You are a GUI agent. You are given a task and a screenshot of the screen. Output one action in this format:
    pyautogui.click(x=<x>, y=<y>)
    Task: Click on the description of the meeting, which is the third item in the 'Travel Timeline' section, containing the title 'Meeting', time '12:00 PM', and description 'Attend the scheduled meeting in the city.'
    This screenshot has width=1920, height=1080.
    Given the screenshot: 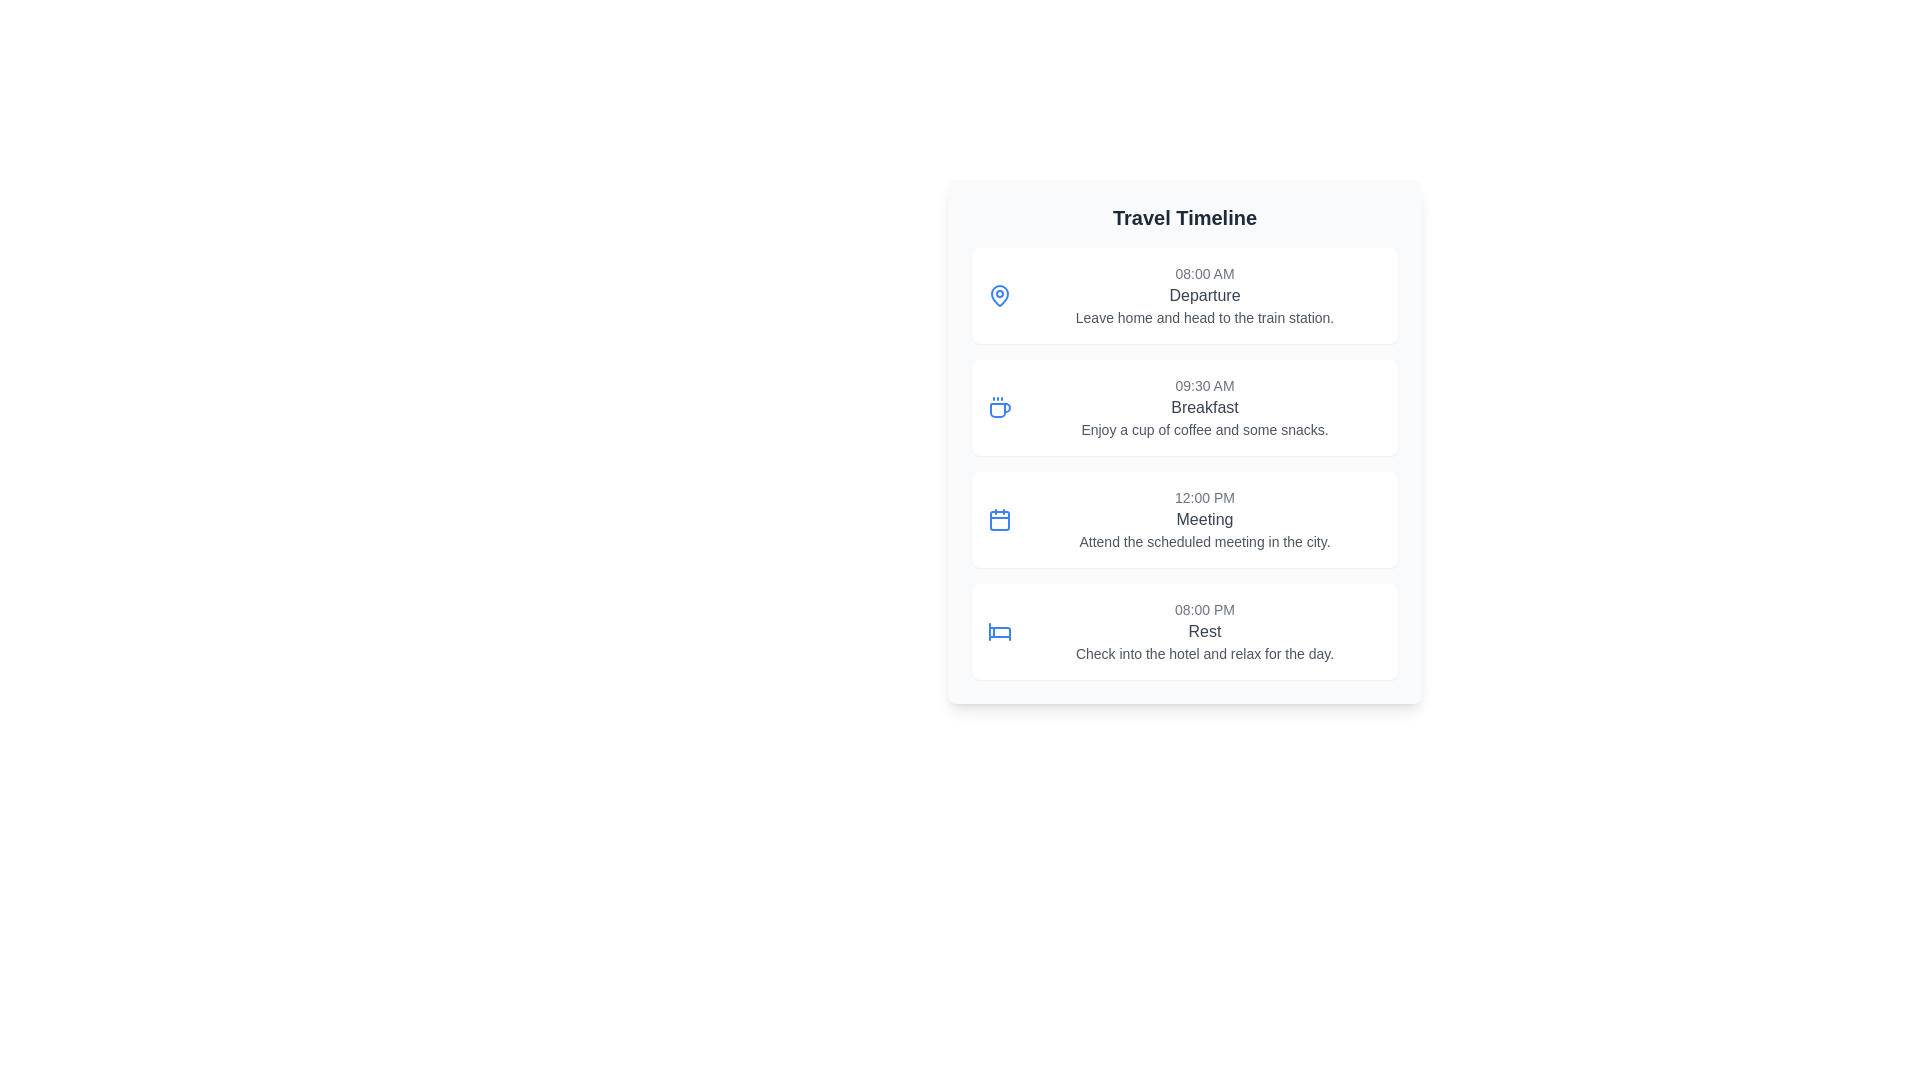 What is the action you would take?
    pyautogui.click(x=1203, y=519)
    